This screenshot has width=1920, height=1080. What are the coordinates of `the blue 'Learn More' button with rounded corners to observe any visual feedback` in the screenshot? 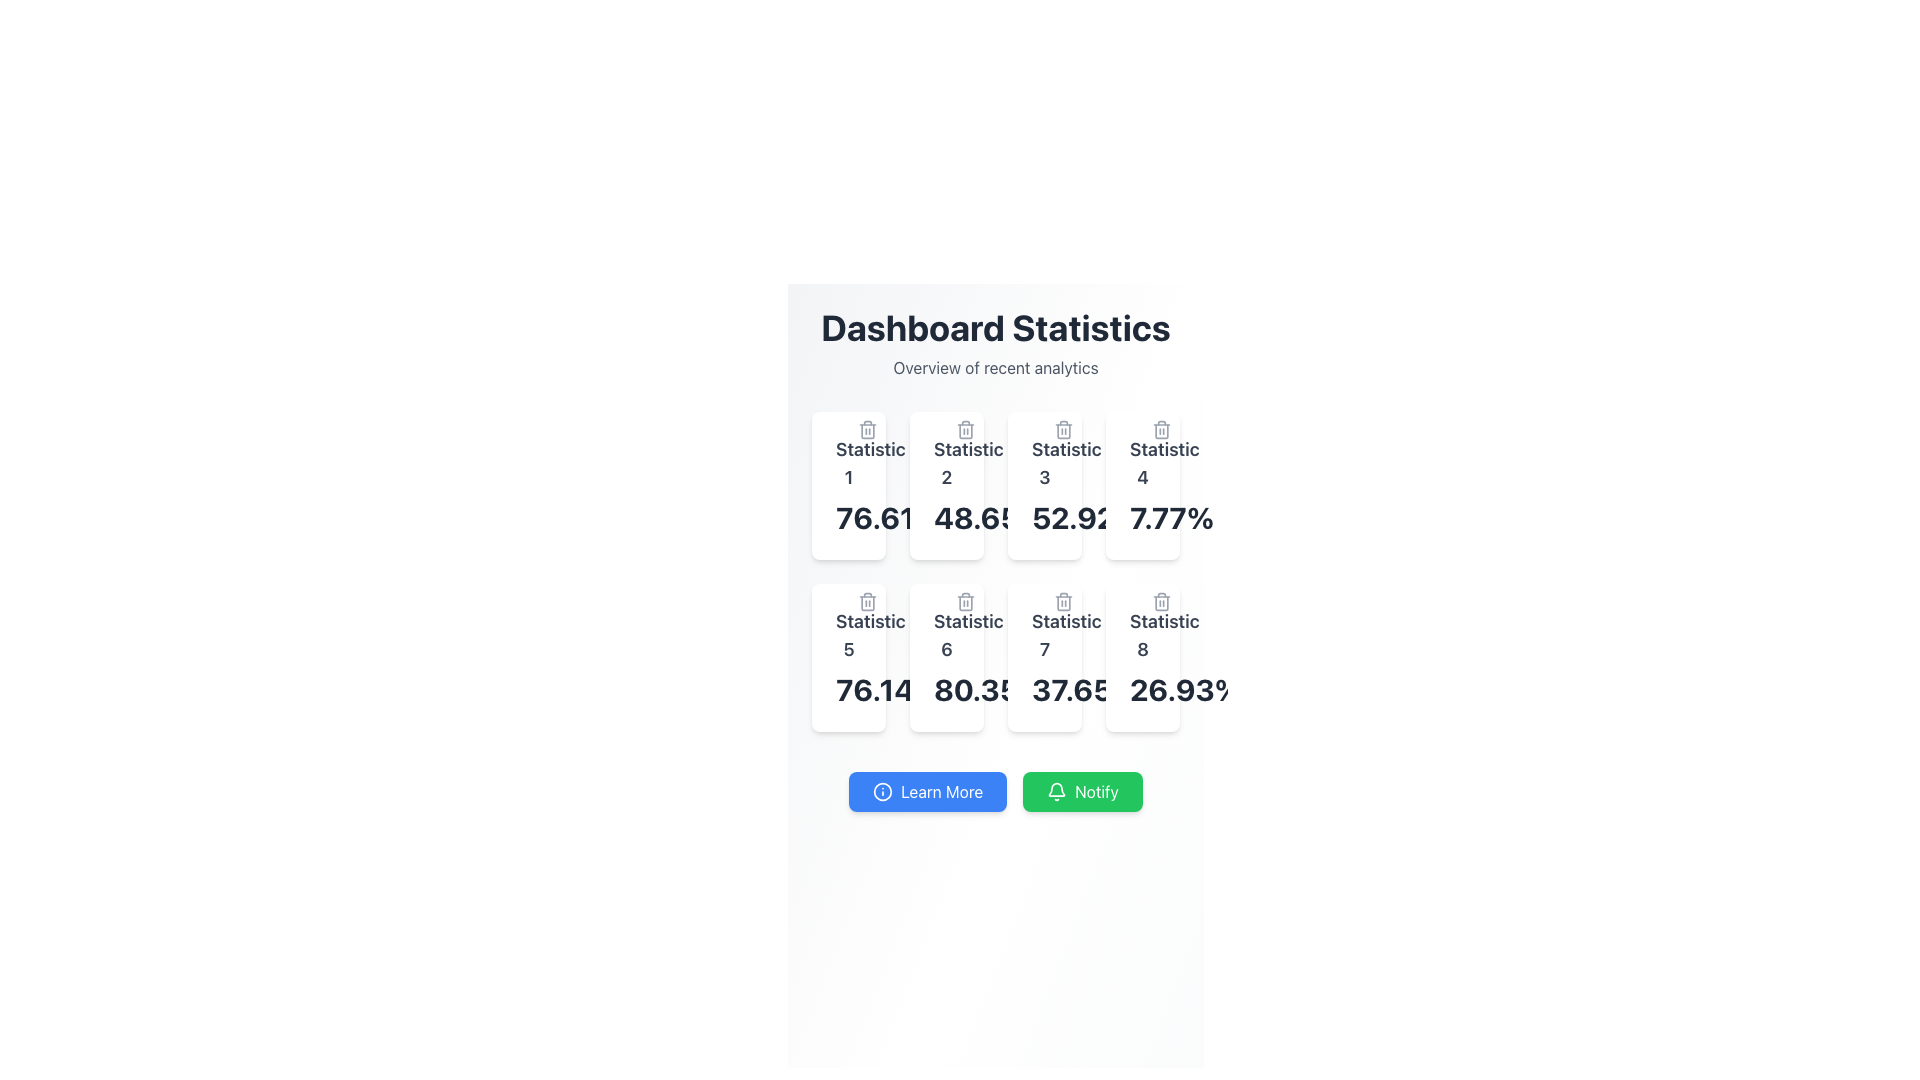 It's located at (927, 790).